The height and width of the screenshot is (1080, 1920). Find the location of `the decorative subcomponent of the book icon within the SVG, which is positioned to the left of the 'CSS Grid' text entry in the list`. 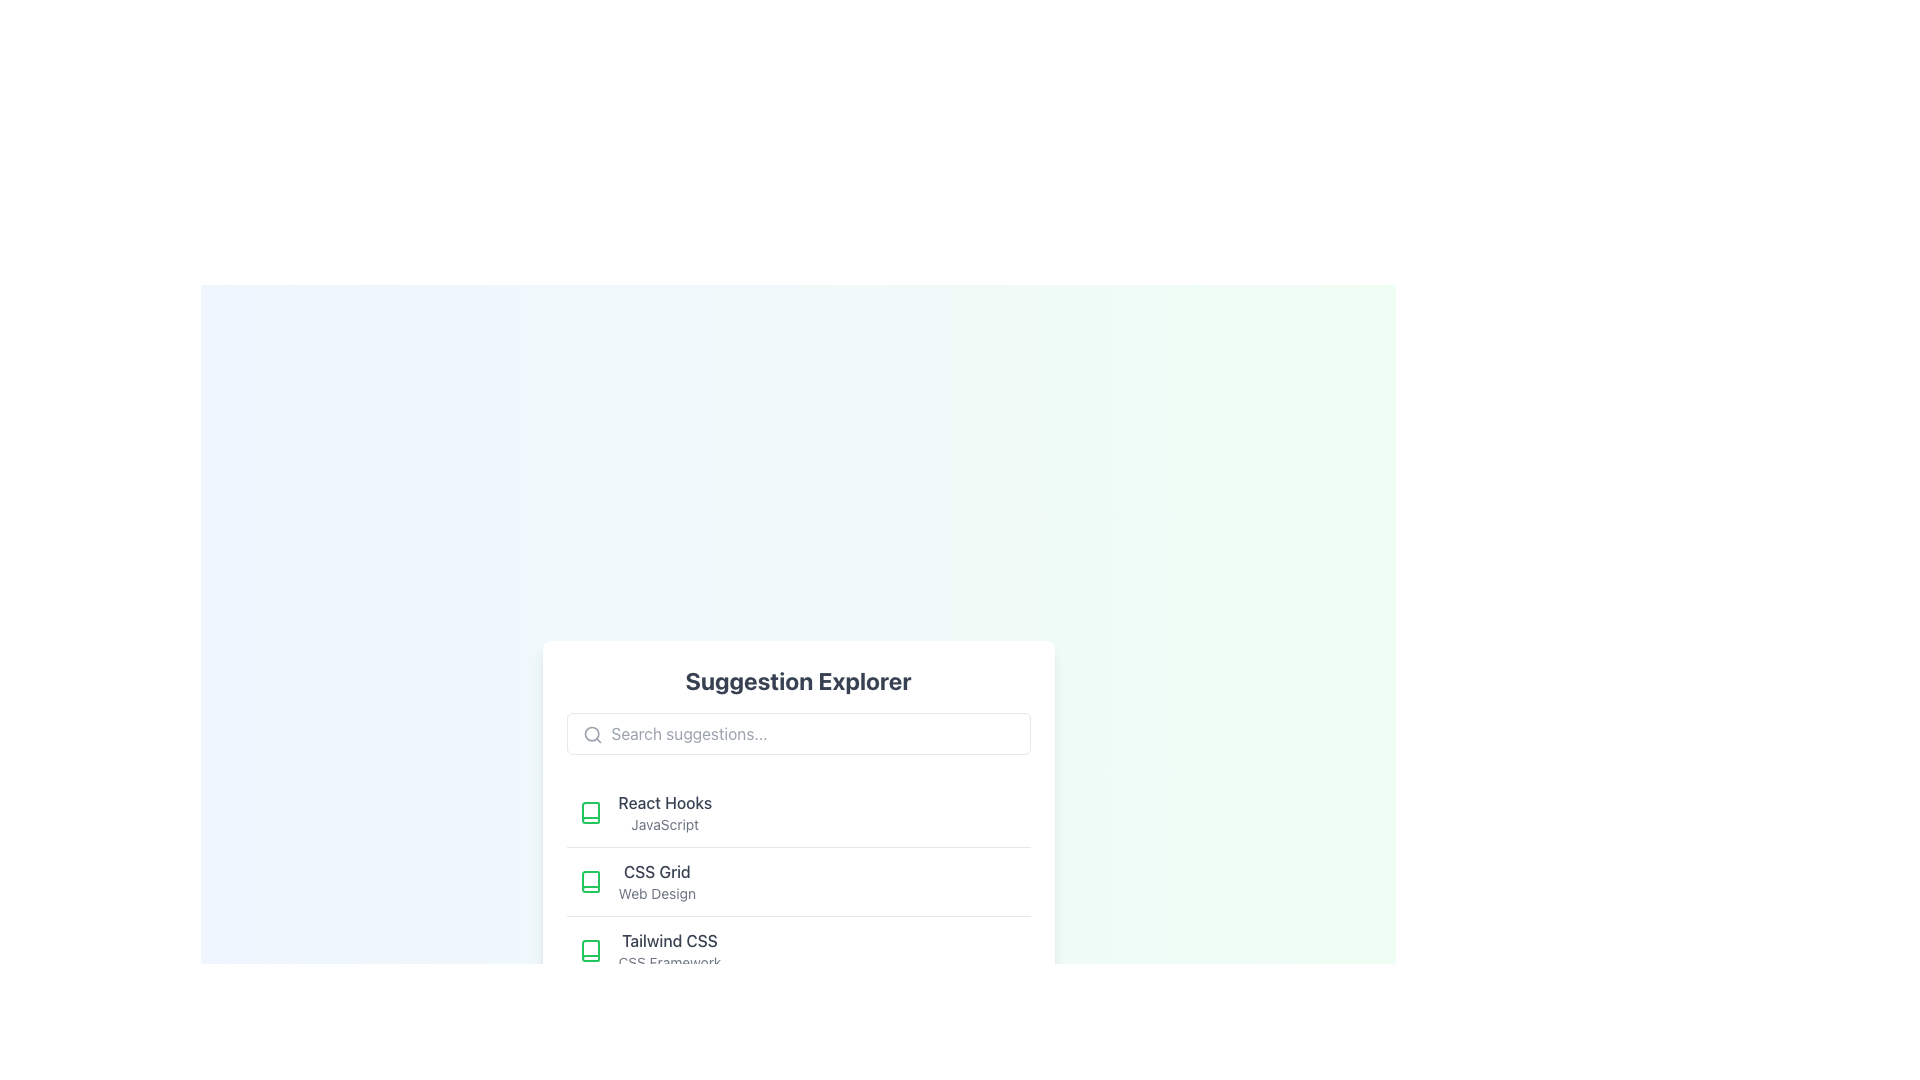

the decorative subcomponent of the book icon within the SVG, which is positioned to the left of the 'CSS Grid' text entry in the list is located at coordinates (589, 881).